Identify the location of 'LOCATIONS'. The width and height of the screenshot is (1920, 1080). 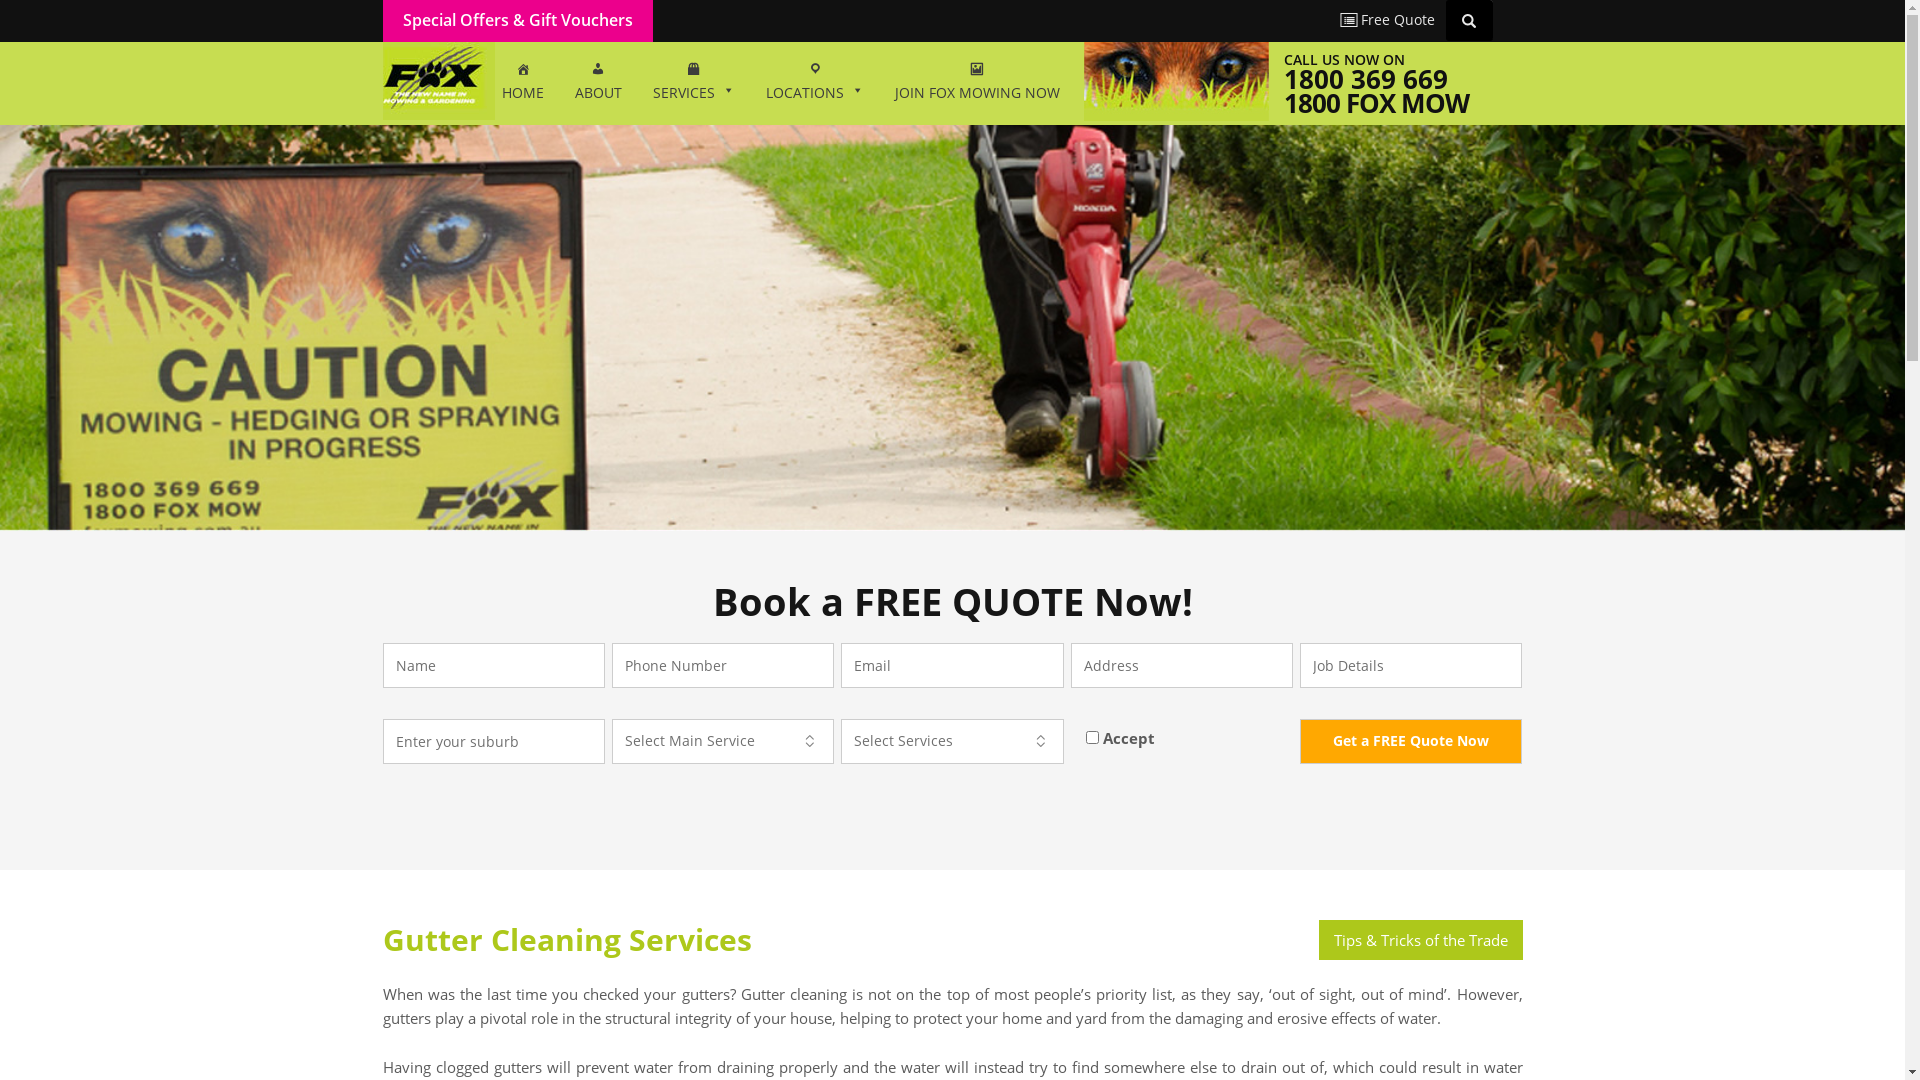
(814, 82).